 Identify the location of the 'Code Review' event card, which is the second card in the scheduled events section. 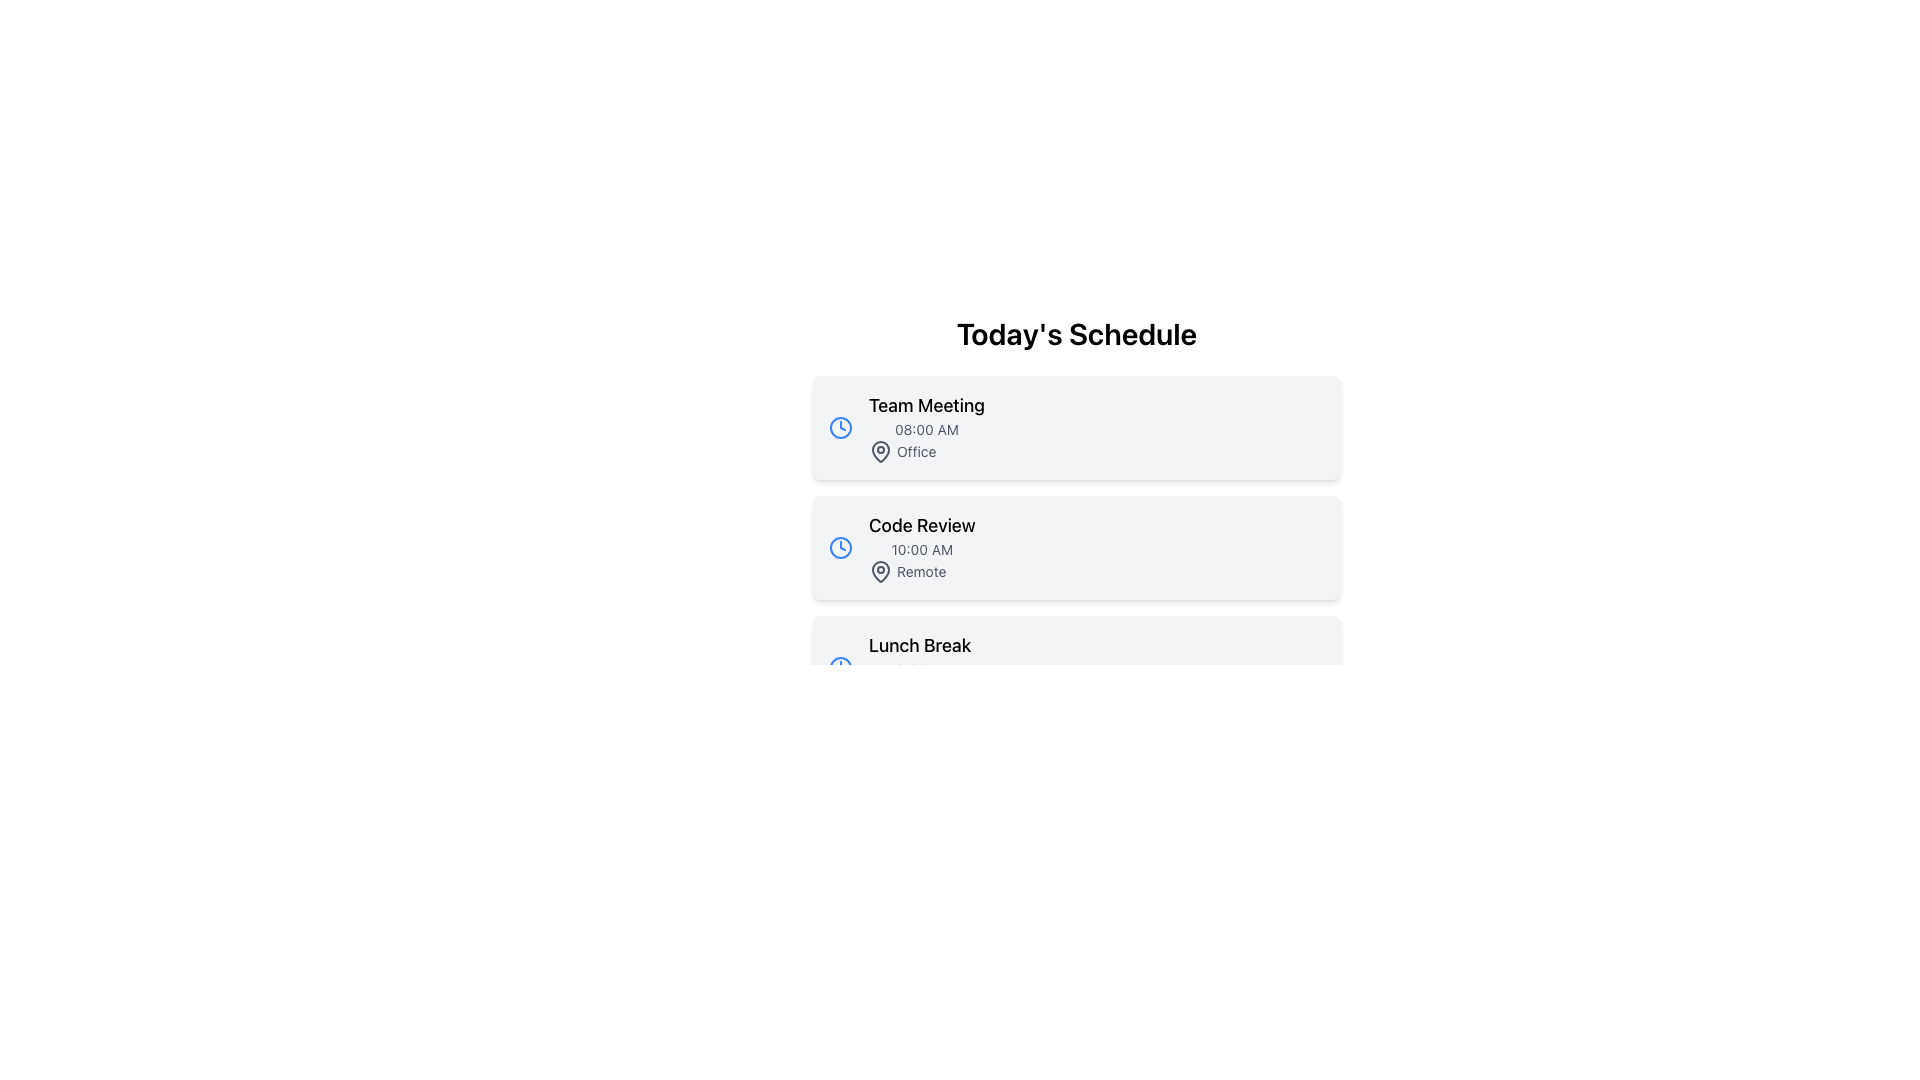
(1075, 547).